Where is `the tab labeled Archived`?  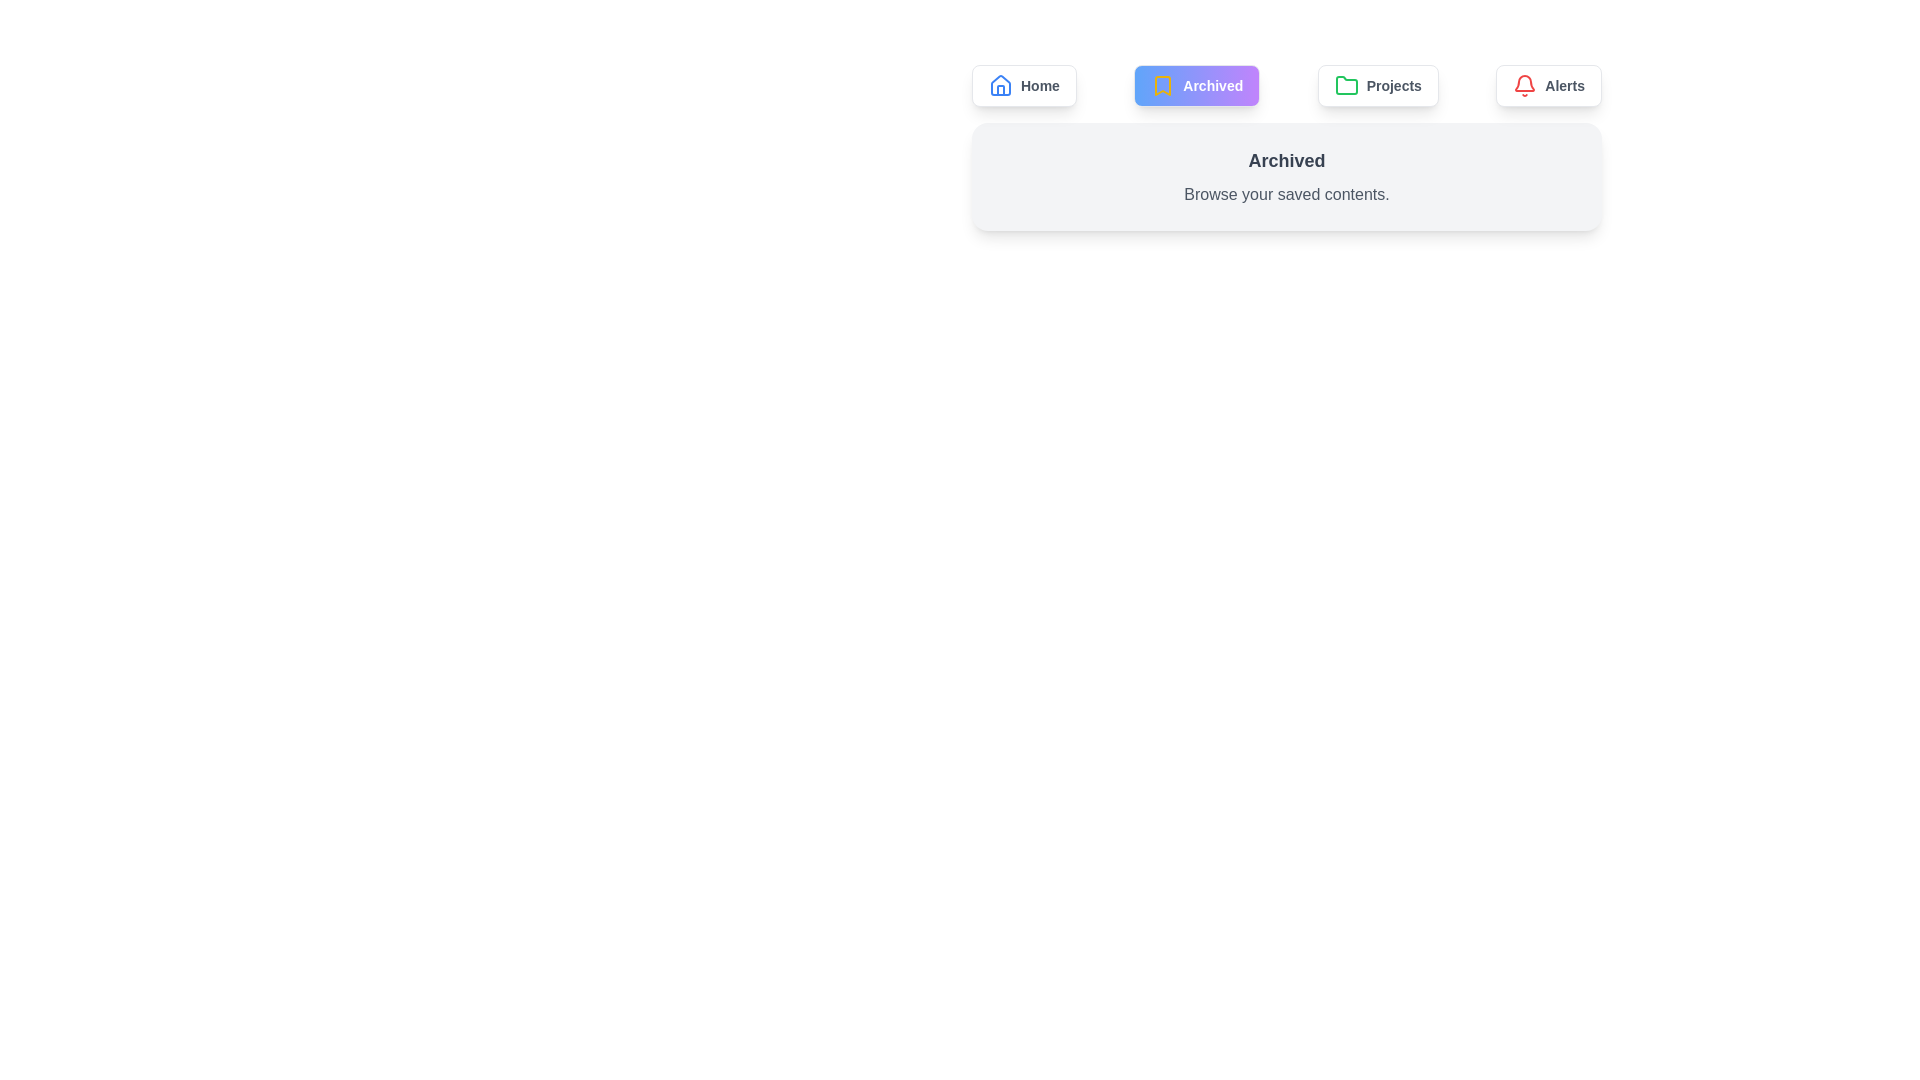 the tab labeled Archived is located at coordinates (1197, 84).